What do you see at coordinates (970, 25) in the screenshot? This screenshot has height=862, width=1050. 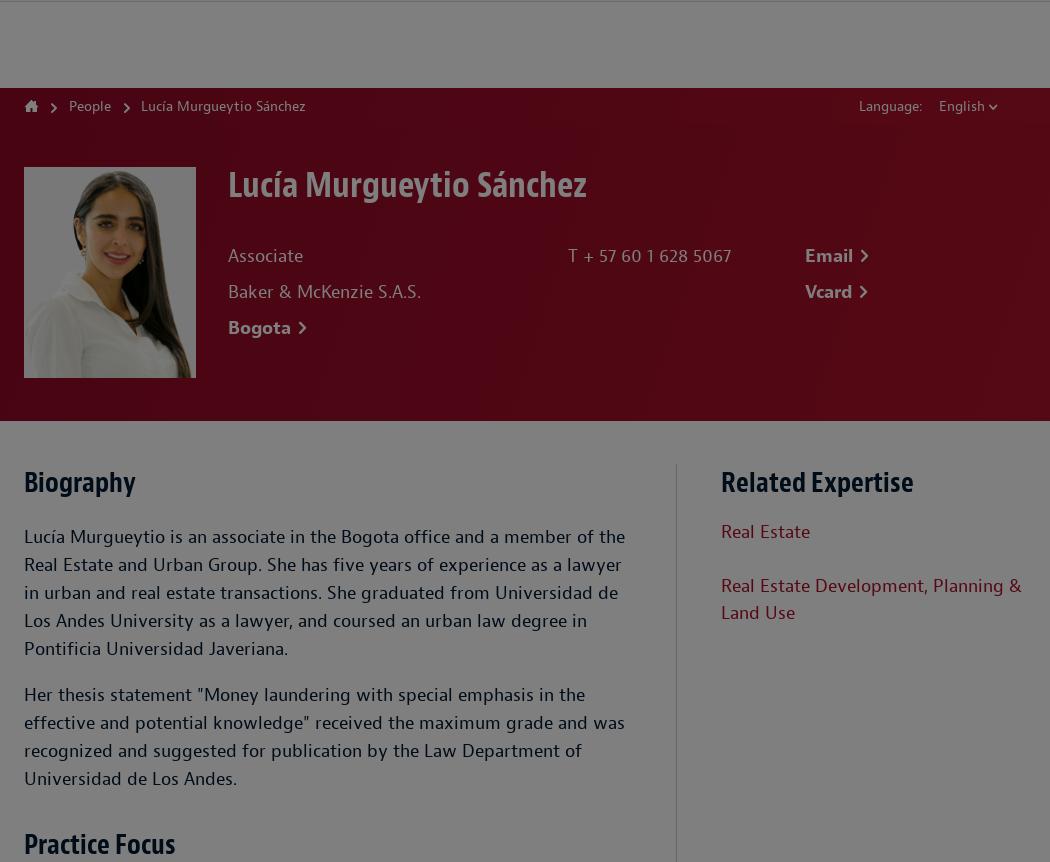 I see `'Locations'` at bounding box center [970, 25].